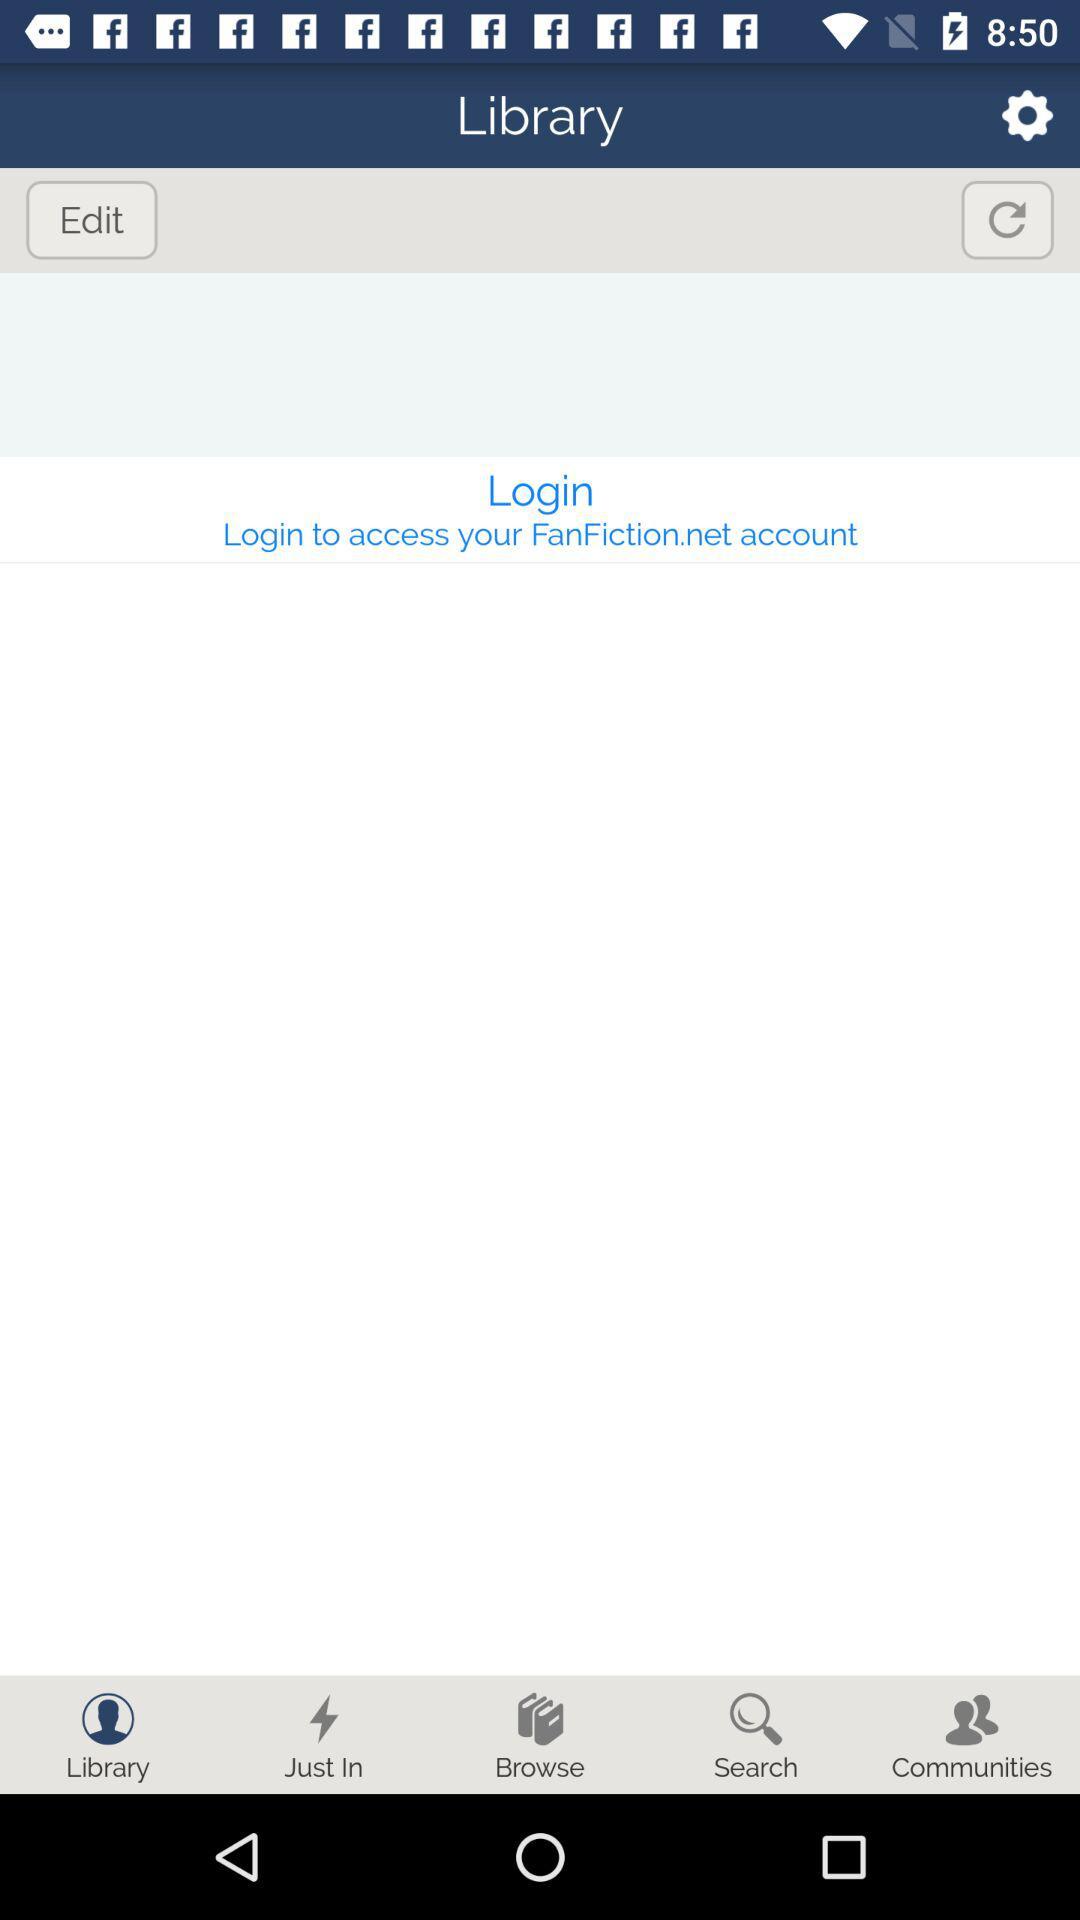  What do you see at coordinates (540, 533) in the screenshot?
I see `login to access app` at bounding box center [540, 533].